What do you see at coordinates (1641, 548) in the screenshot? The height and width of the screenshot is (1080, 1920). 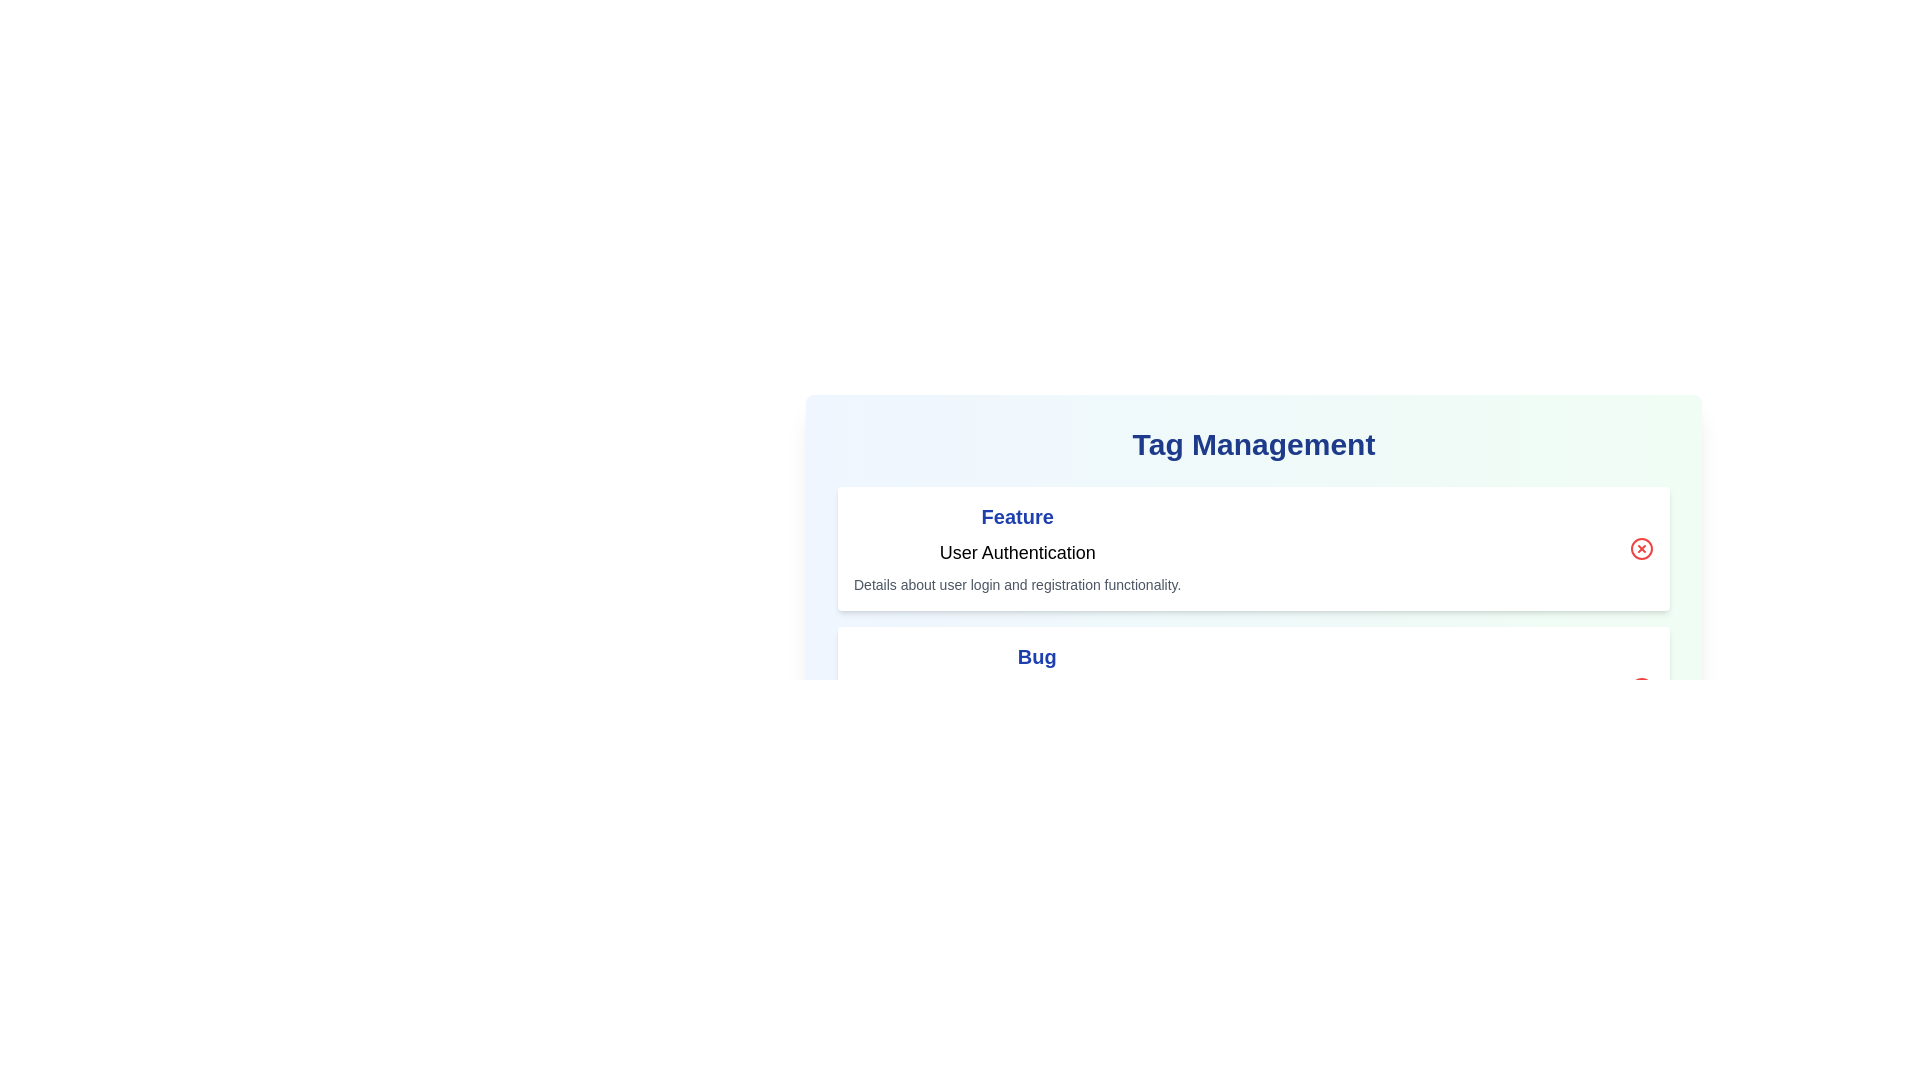 I see `the circular button with a red border and an 'X' inside, located in the top-right corner of the 'User Authentication' features card` at bounding box center [1641, 548].